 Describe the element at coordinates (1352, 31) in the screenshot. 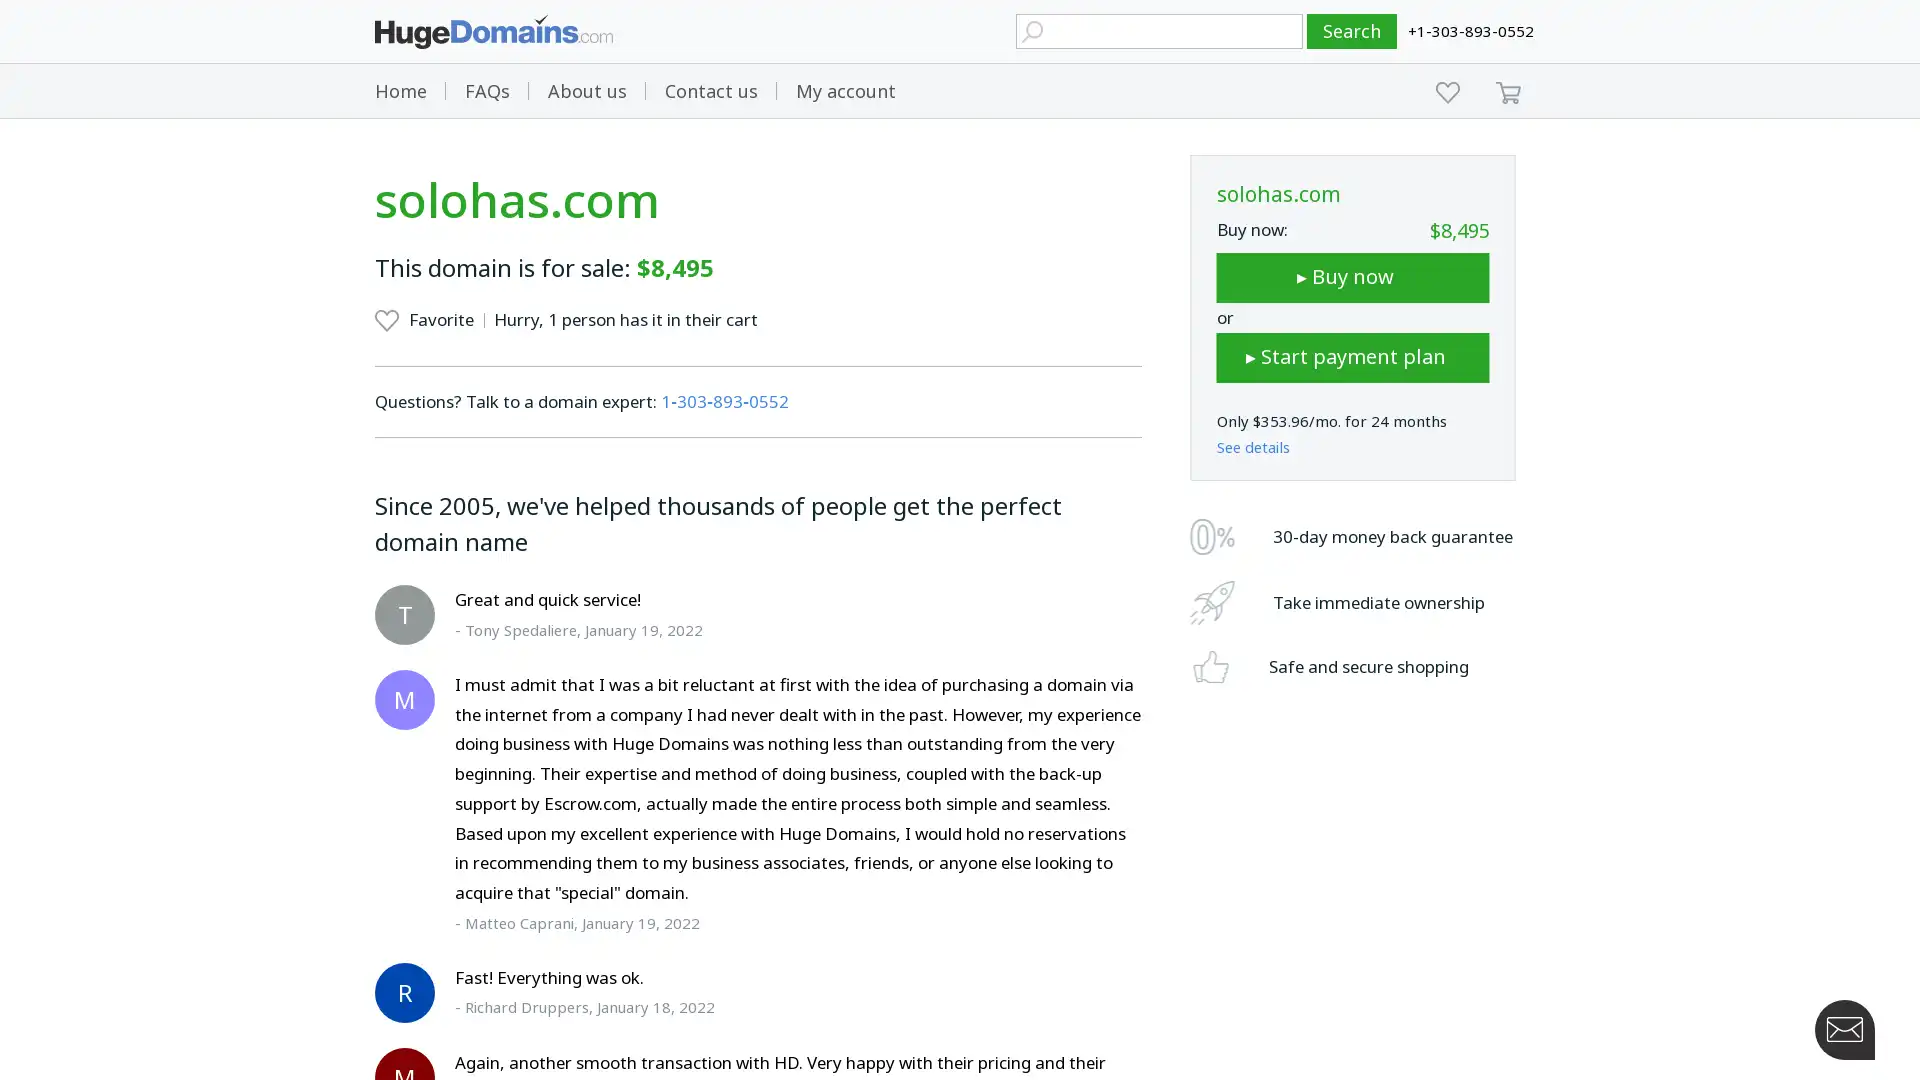

I see `Search` at that location.